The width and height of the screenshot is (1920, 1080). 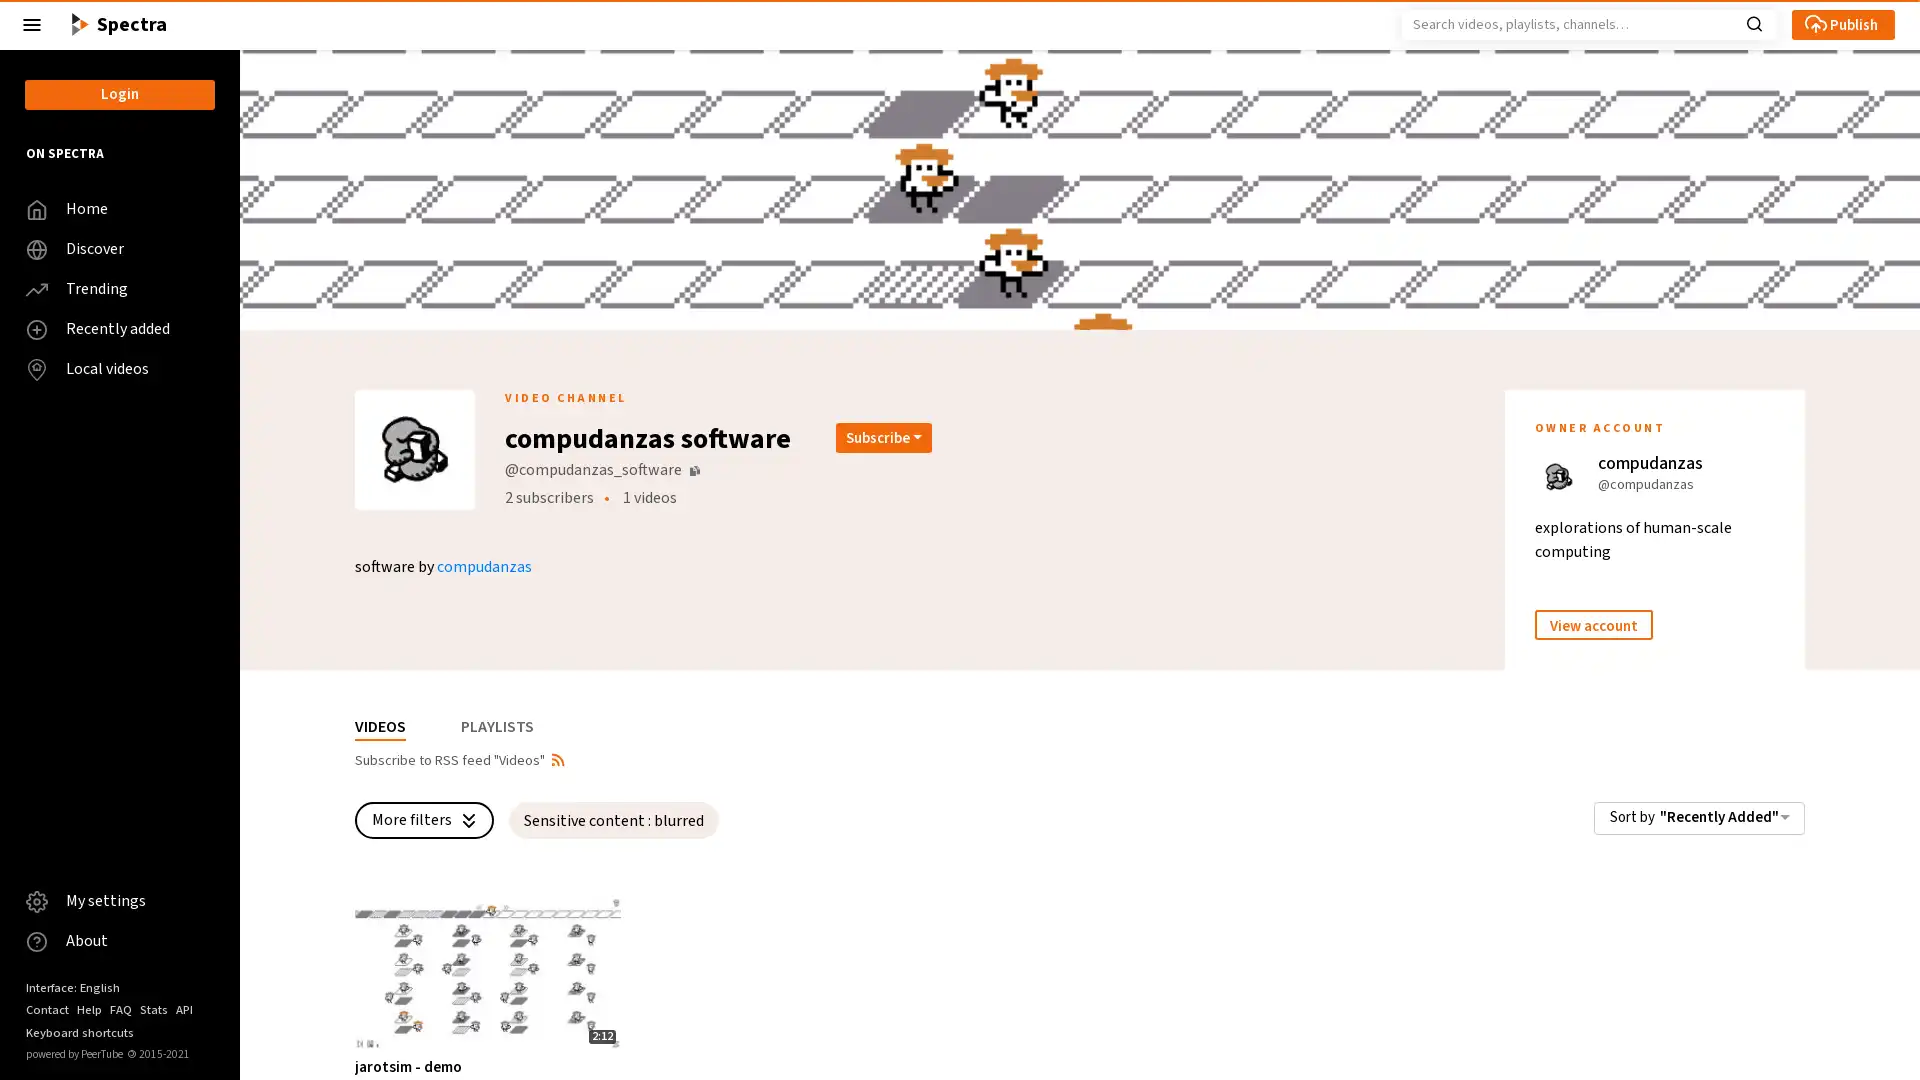 I want to click on Close the left menu, so click(x=32, y=24).